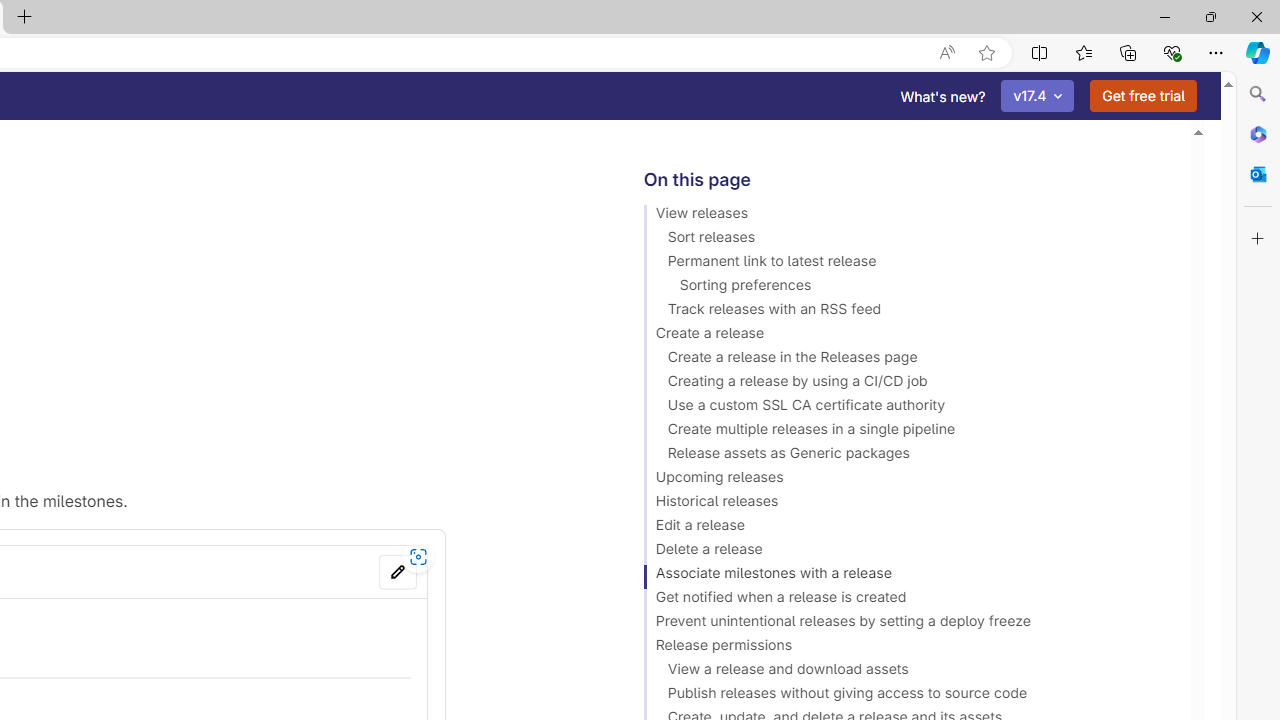  Describe the element at coordinates (907, 312) in the screenshot. I see `'Track releases with an RSS feed'` at that location.